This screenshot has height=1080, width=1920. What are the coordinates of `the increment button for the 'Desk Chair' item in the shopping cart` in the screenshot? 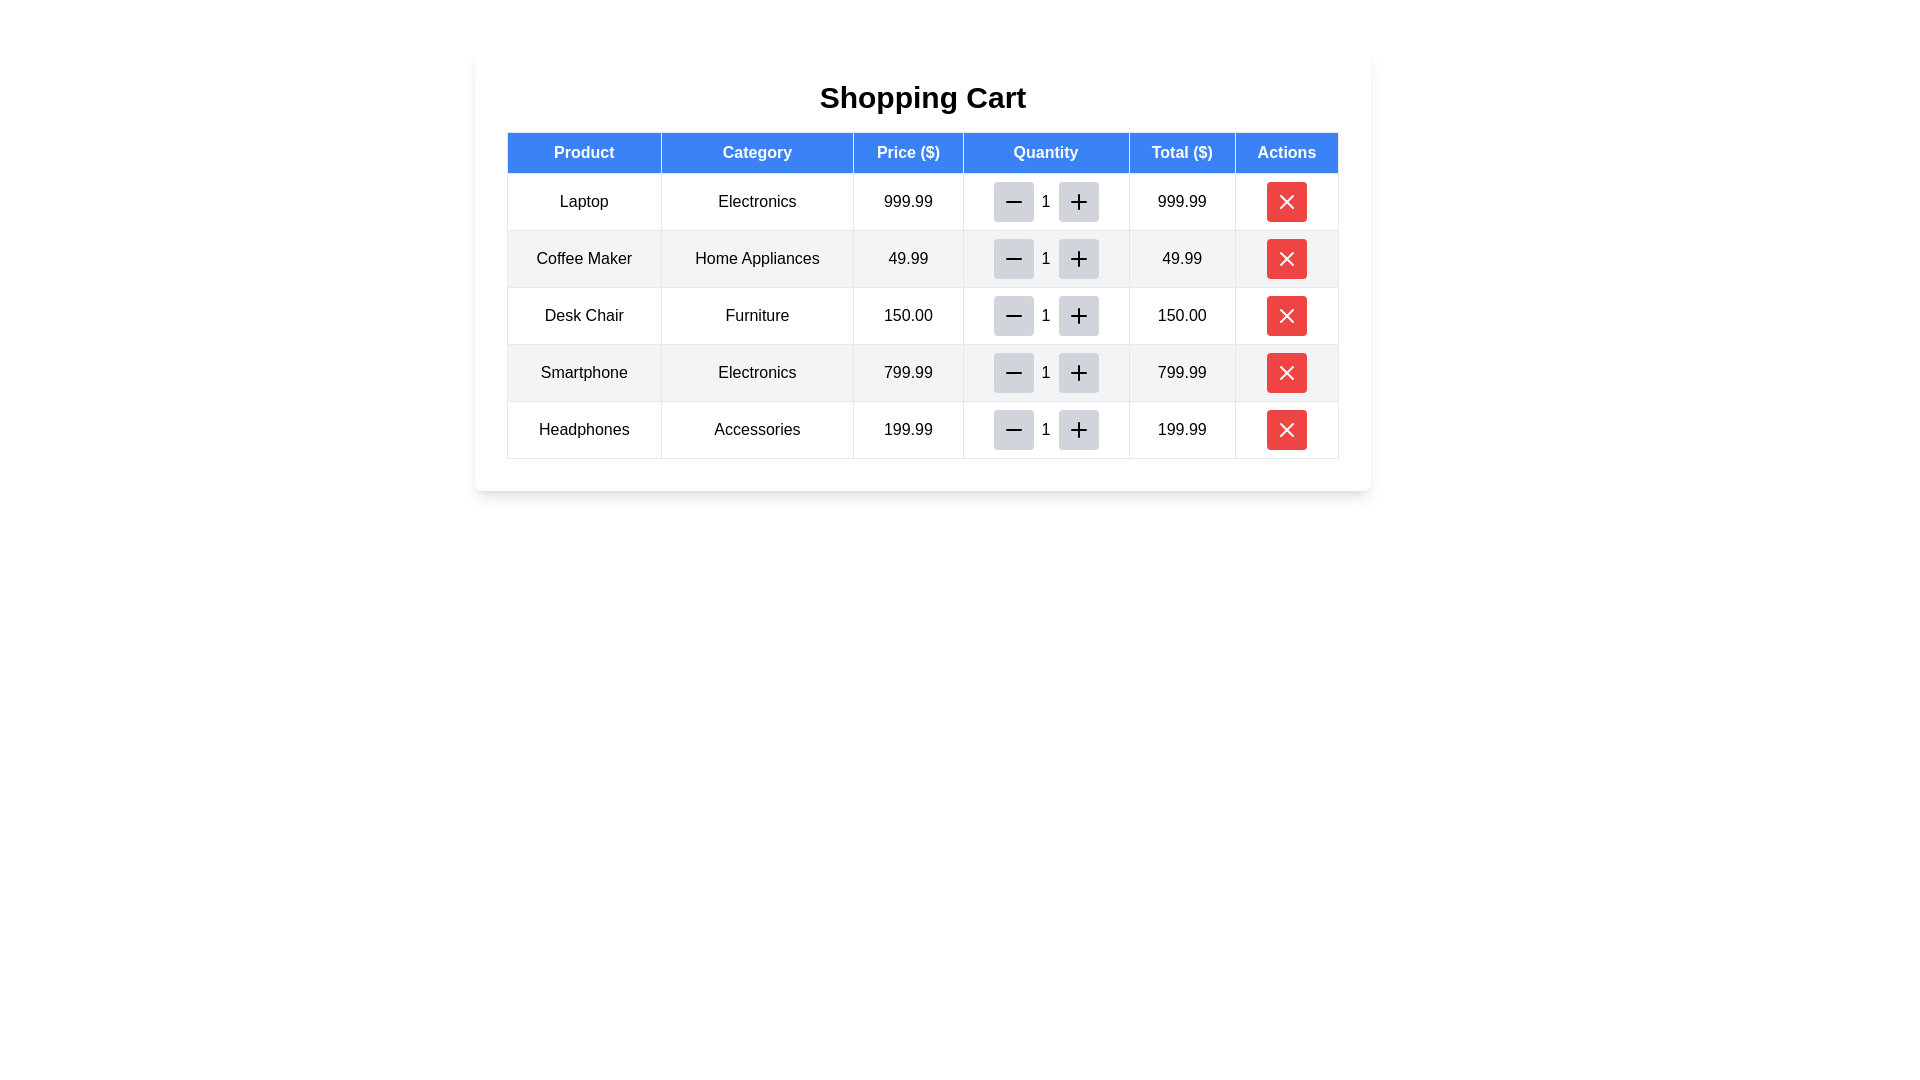 It's located at (1077, 315).